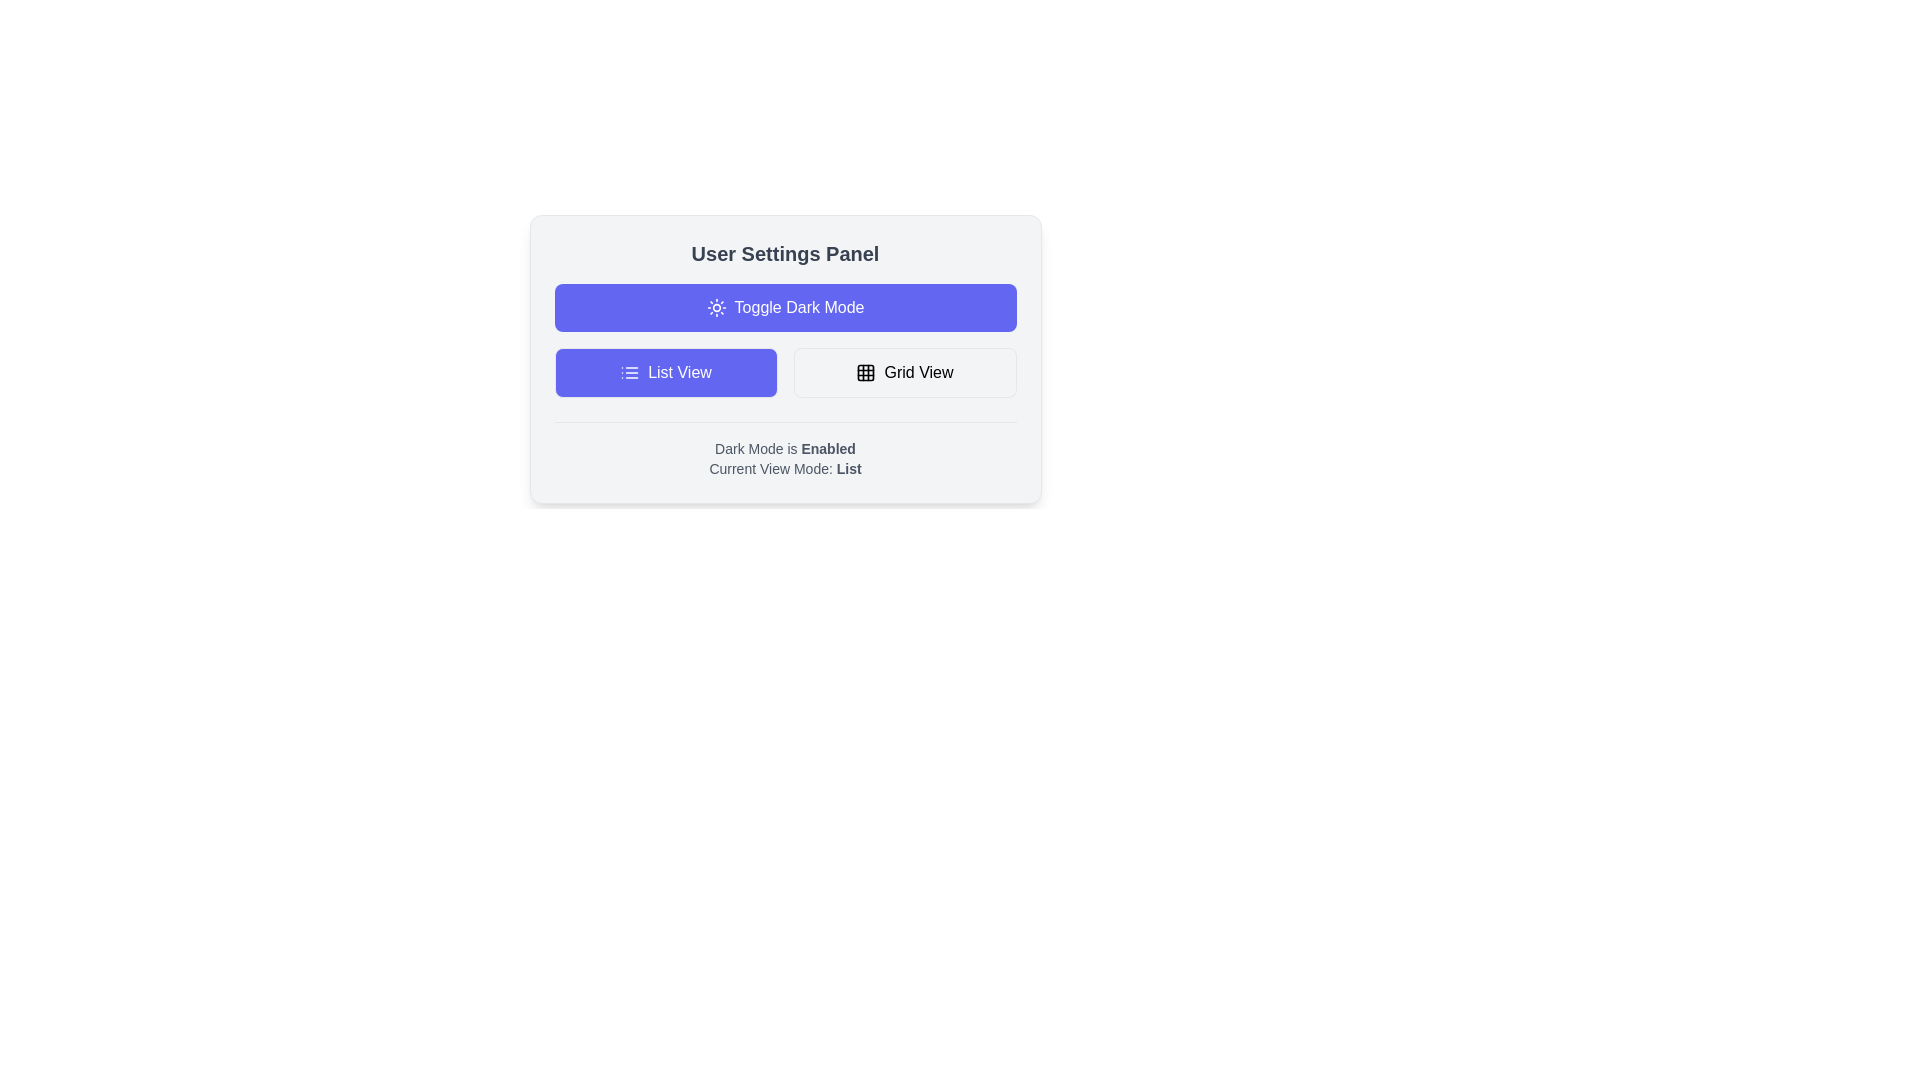 Image resolution: width=1920 pixels, height=1080 pixels. Describe the element at coordinates (666, 373) in the screenshot. I see `the 'List View' button located in the lower middle part of the 'User Settings Panel'` at that location.